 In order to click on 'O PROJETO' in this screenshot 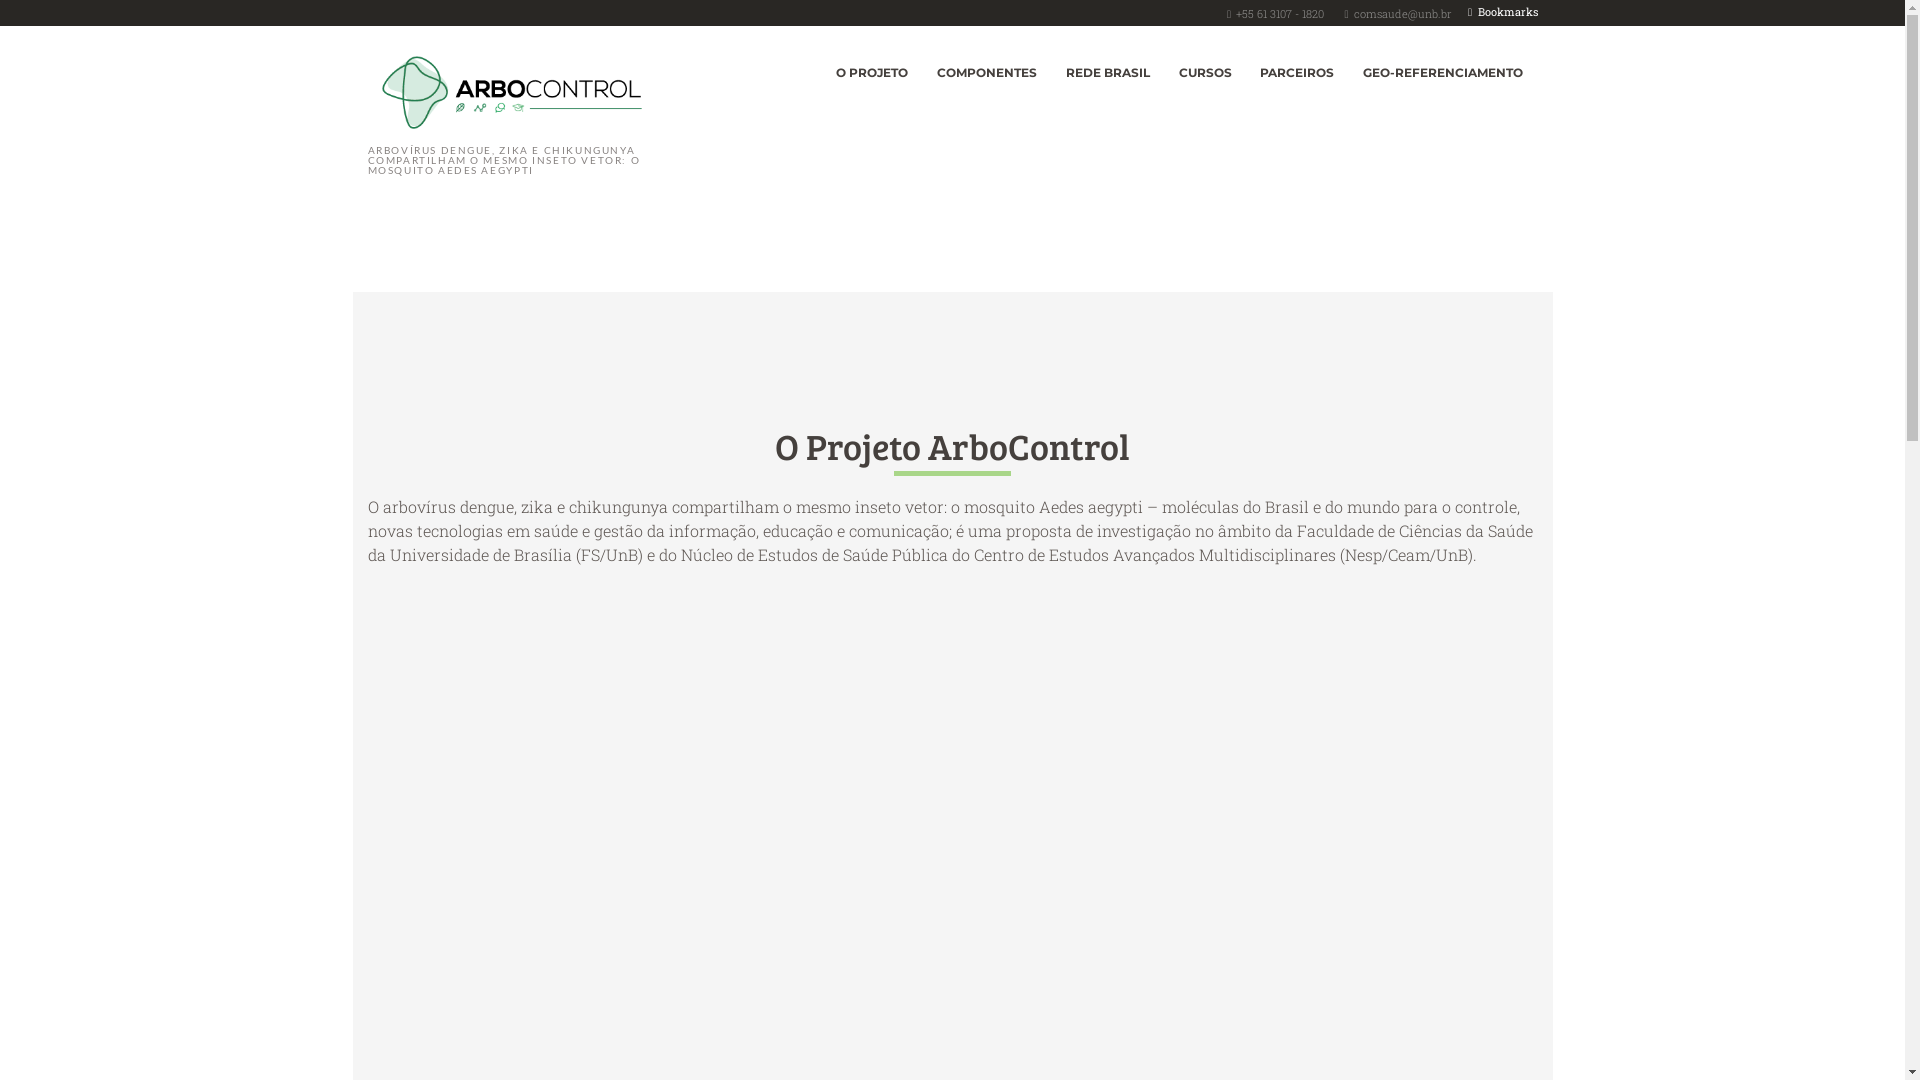, I will do `click(872, 72)`.